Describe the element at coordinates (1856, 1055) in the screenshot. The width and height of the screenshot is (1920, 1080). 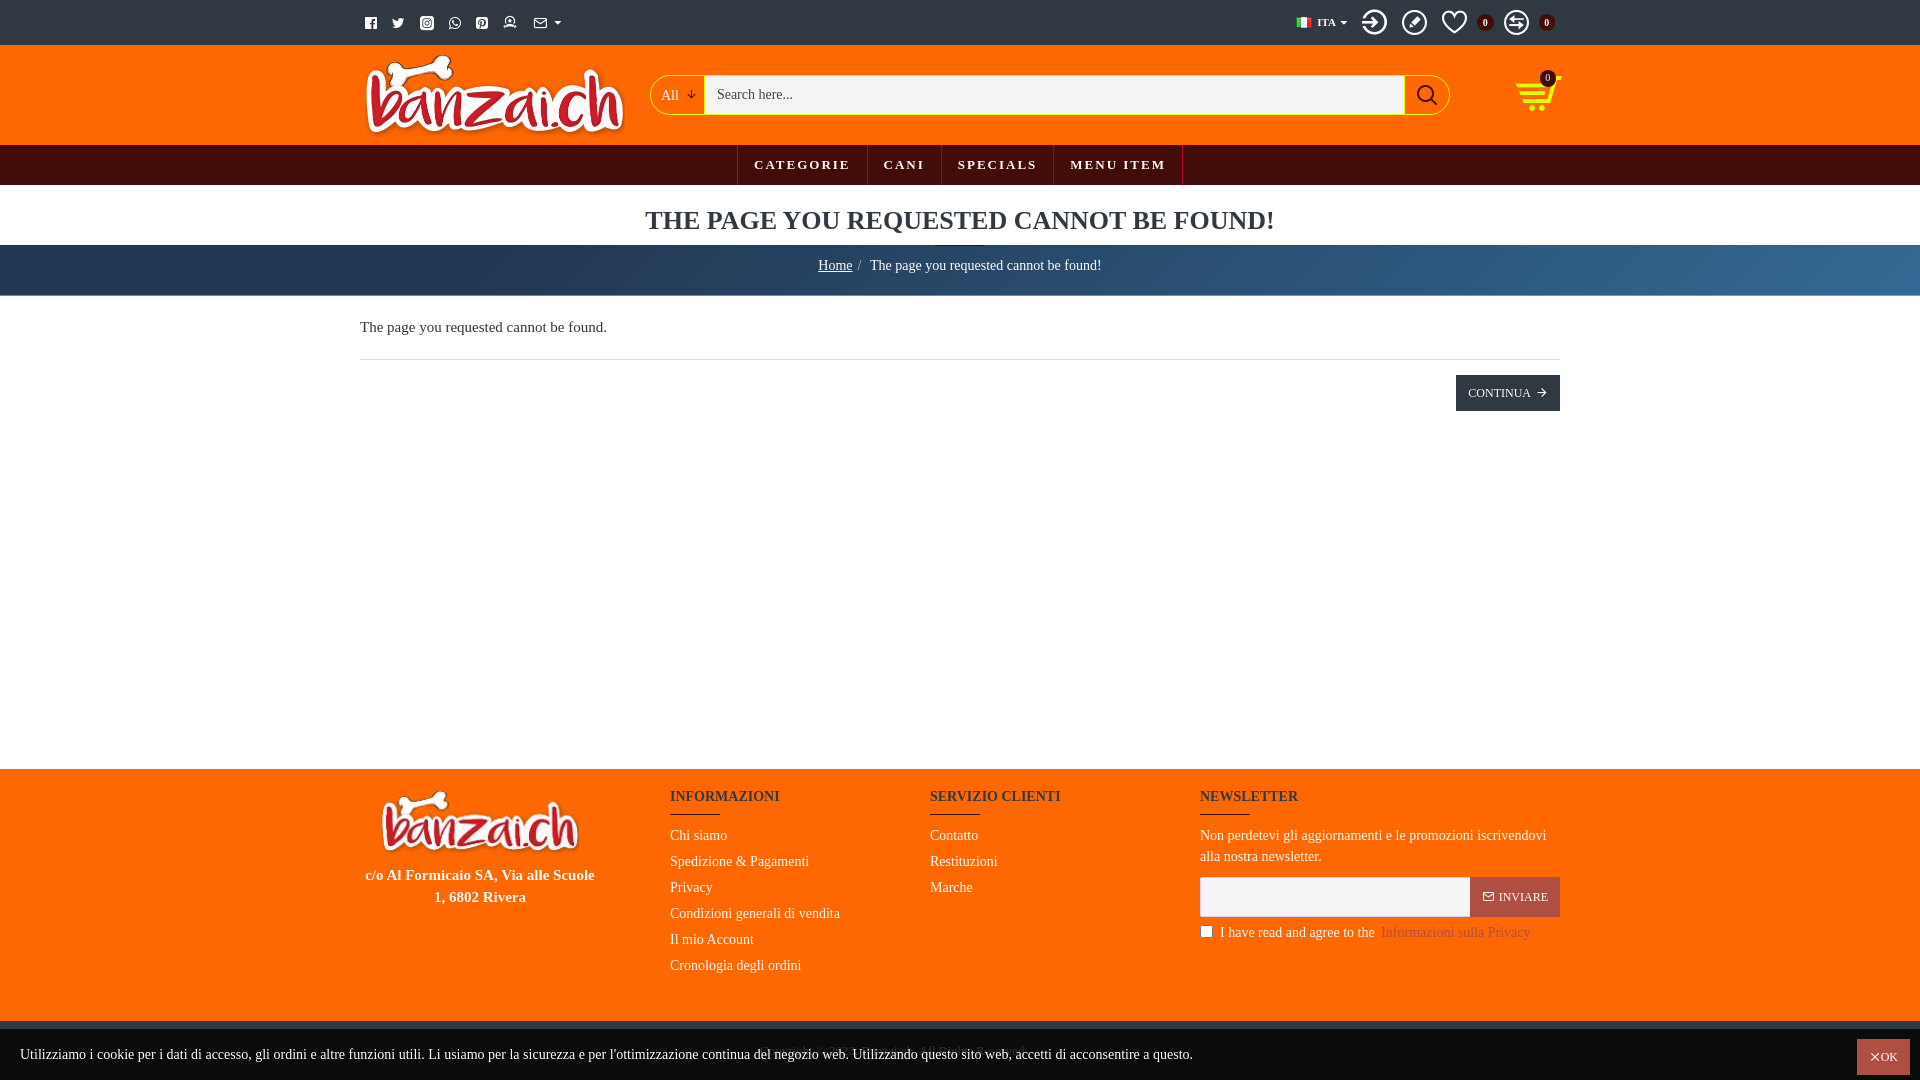
I see `'OK'` at that location.